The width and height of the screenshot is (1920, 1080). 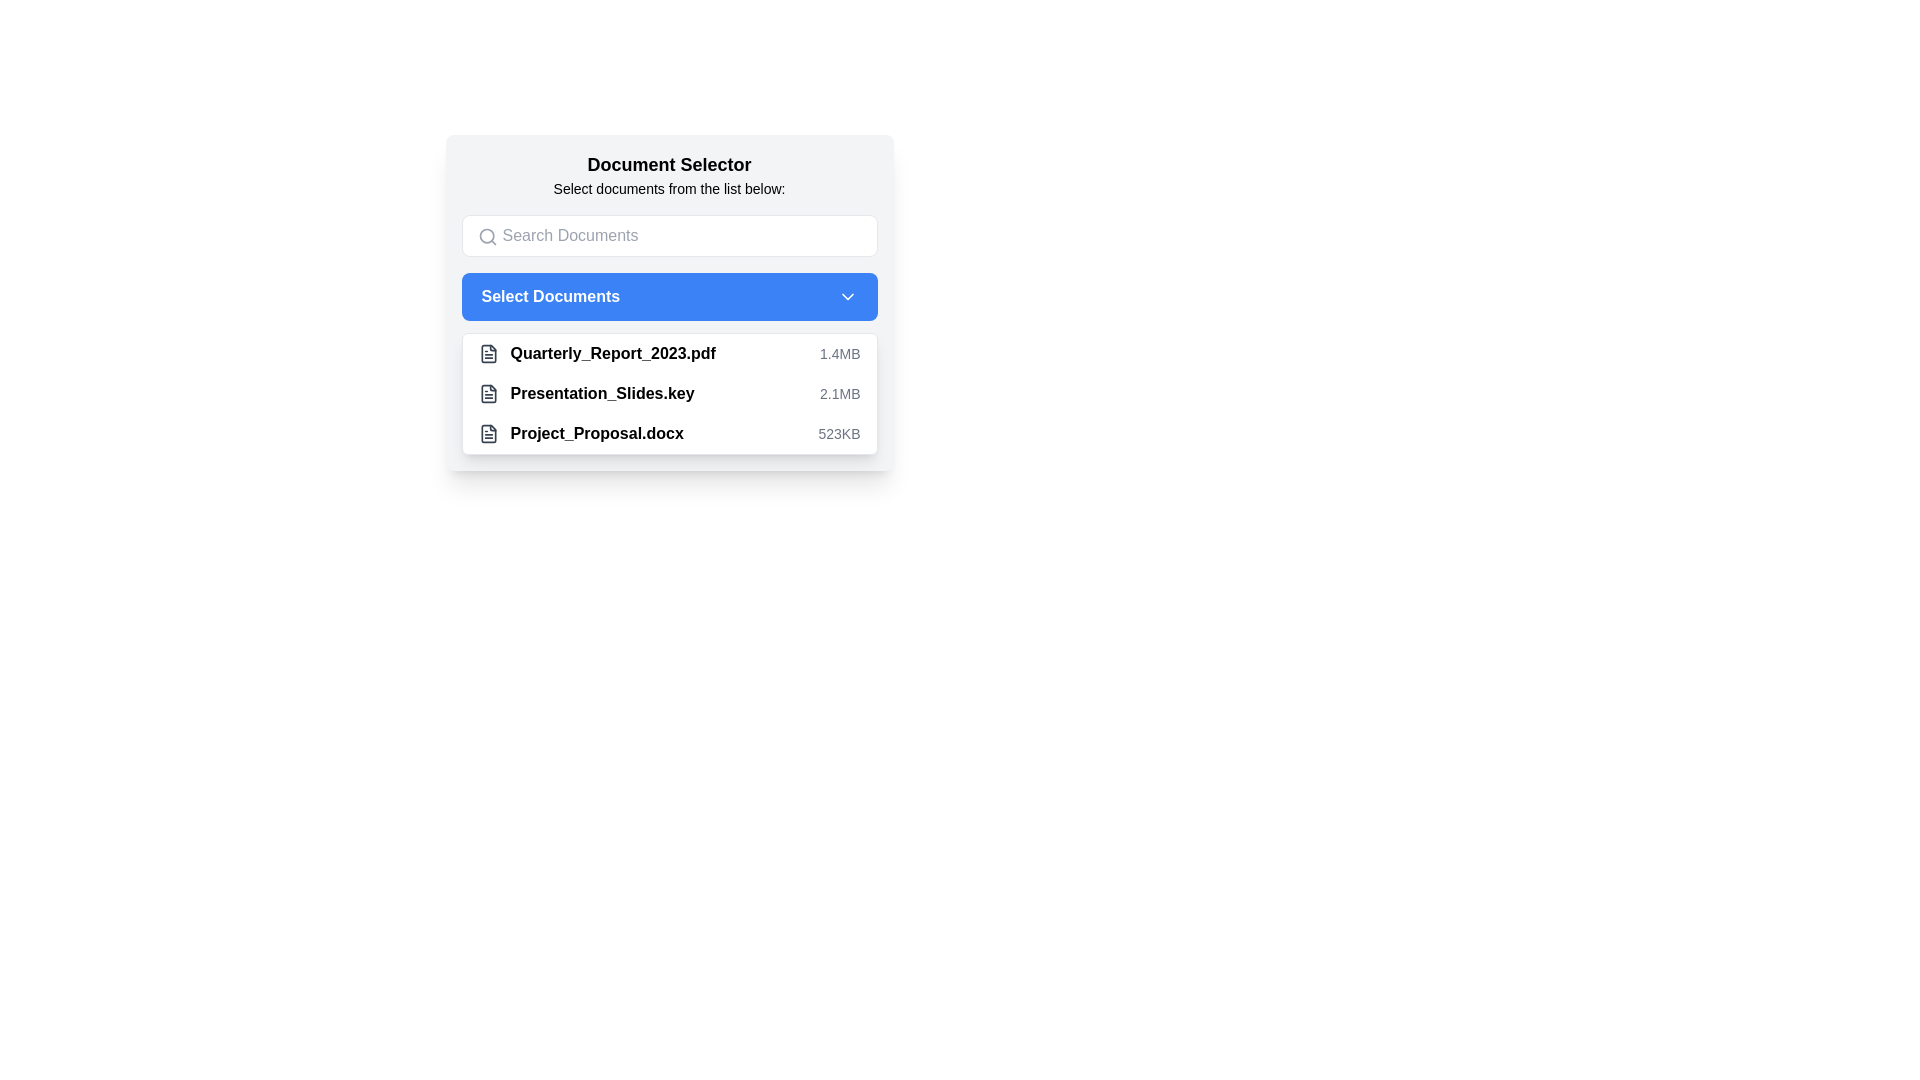 What do you see at coordinates (669, 189) in the screenshot?
I see `the instructional text element that says 'Select documents from the list below:', which is located below the 'Document Selector' heading` at bounding box center [669, 189].